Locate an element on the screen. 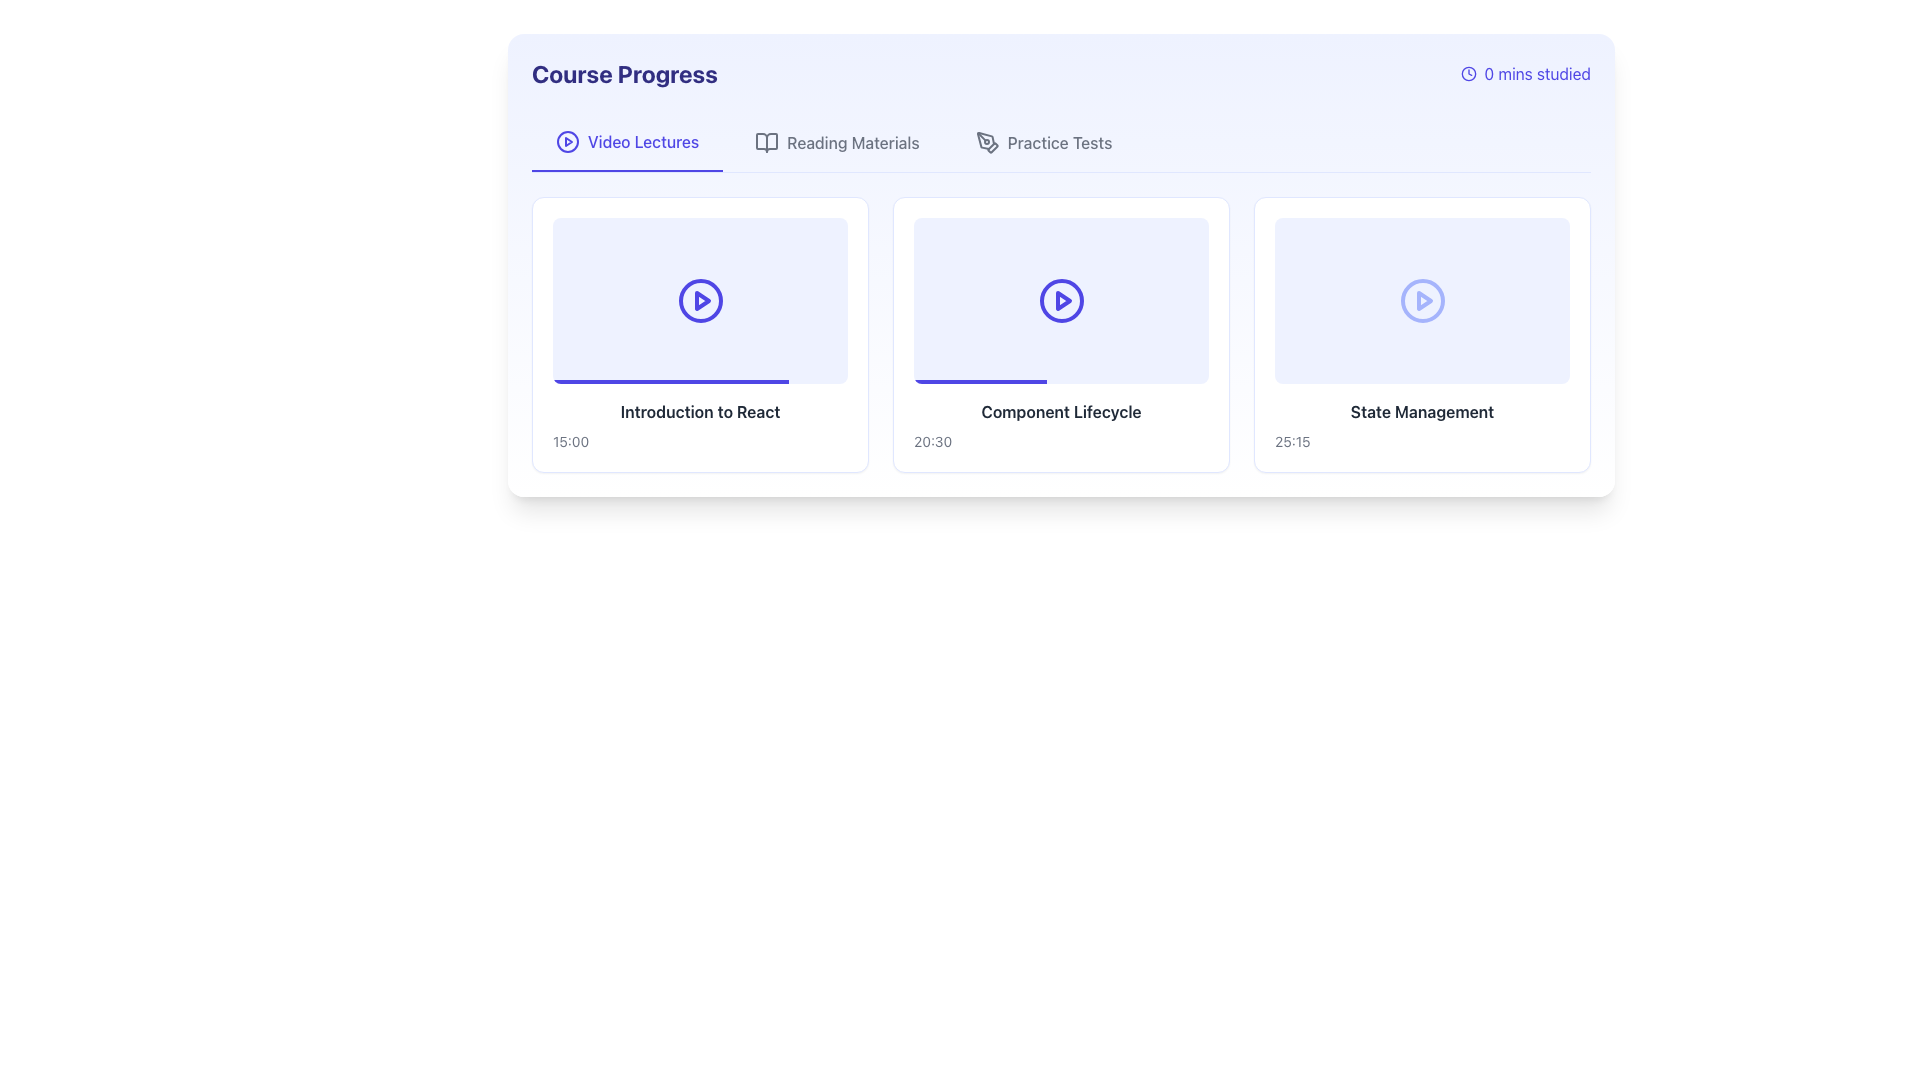  the circular icon containing the triangular play symbol, which serves as the button to start video content for the second course topic in the 'Course Progress' section is located at coordinates (1062, 300).